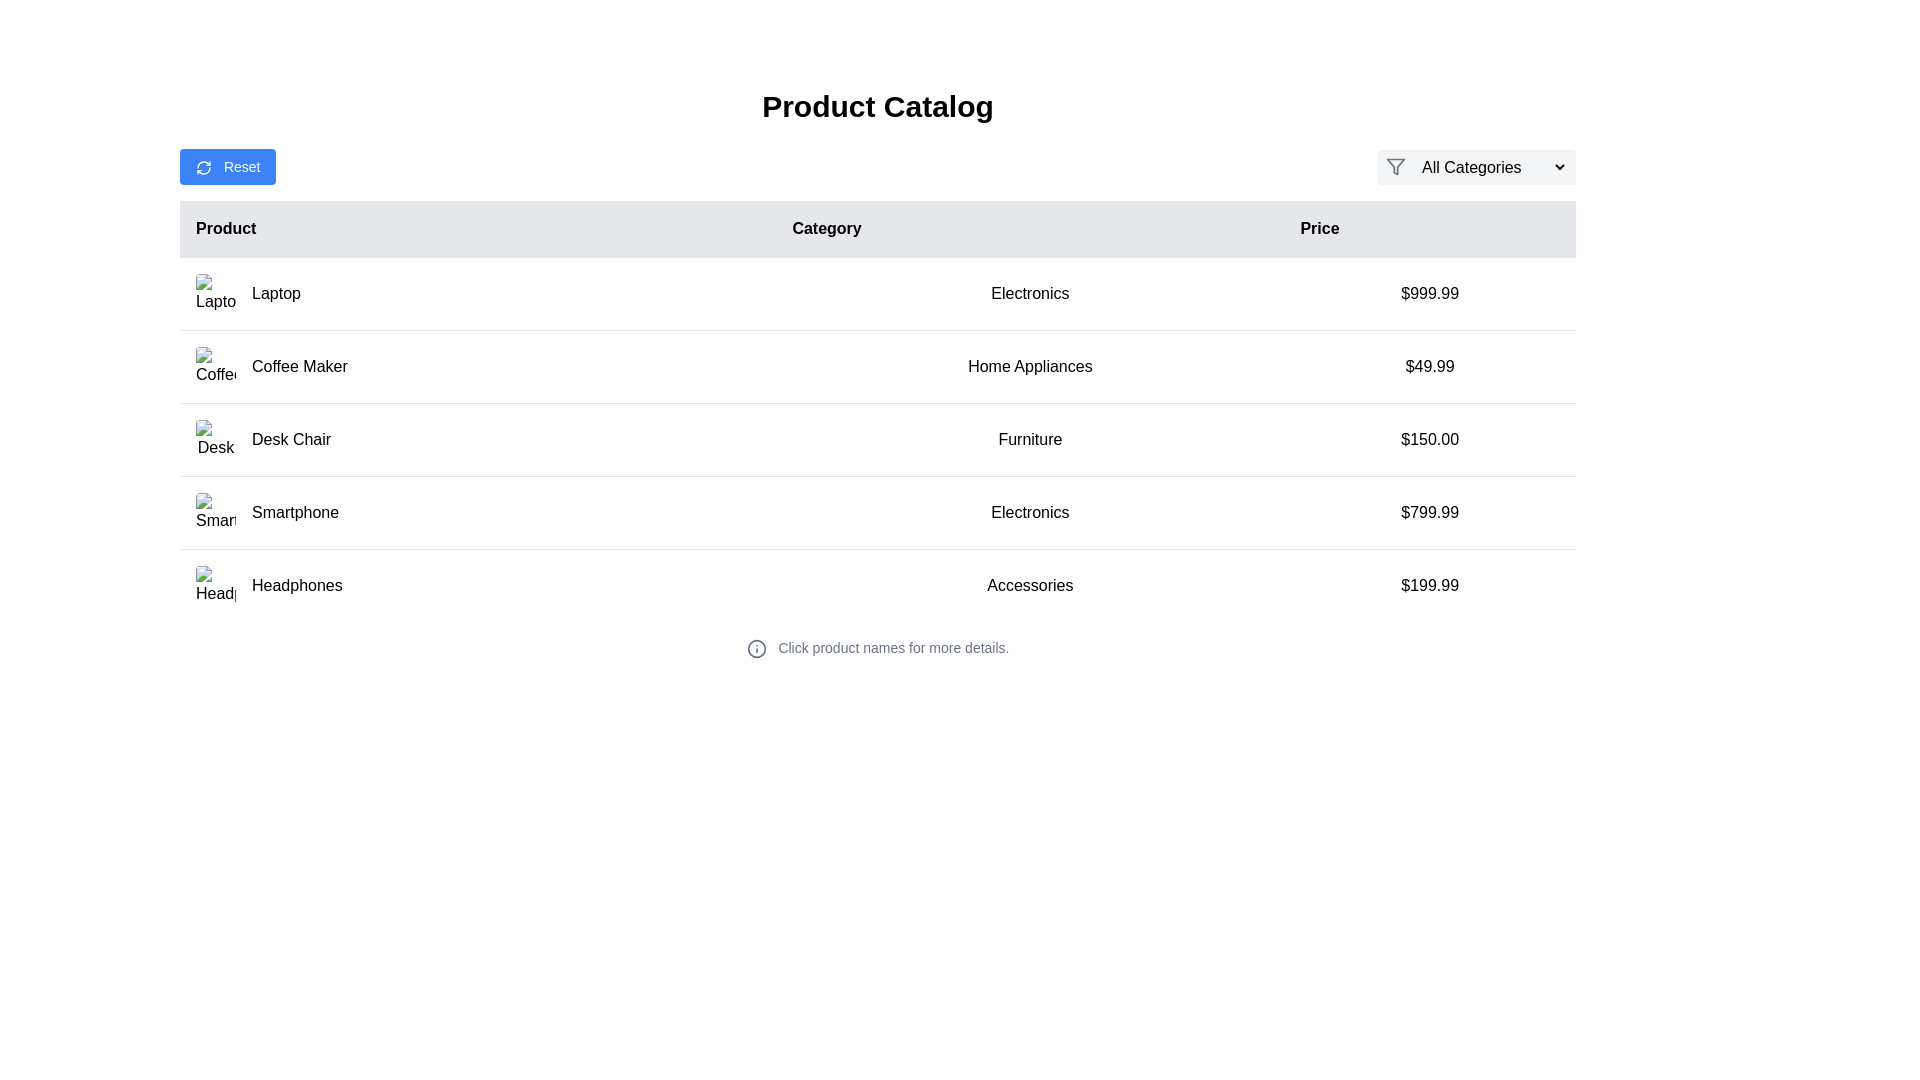 This screenshot has width=1920, height=1080. Describe the element at coordinates (1429, 438) in the screenshot. I see `the text content of the monetary value label displaying '$150.00' in the 'Price' column for the 'Desk Chair' product in the product catalog table` at that location.